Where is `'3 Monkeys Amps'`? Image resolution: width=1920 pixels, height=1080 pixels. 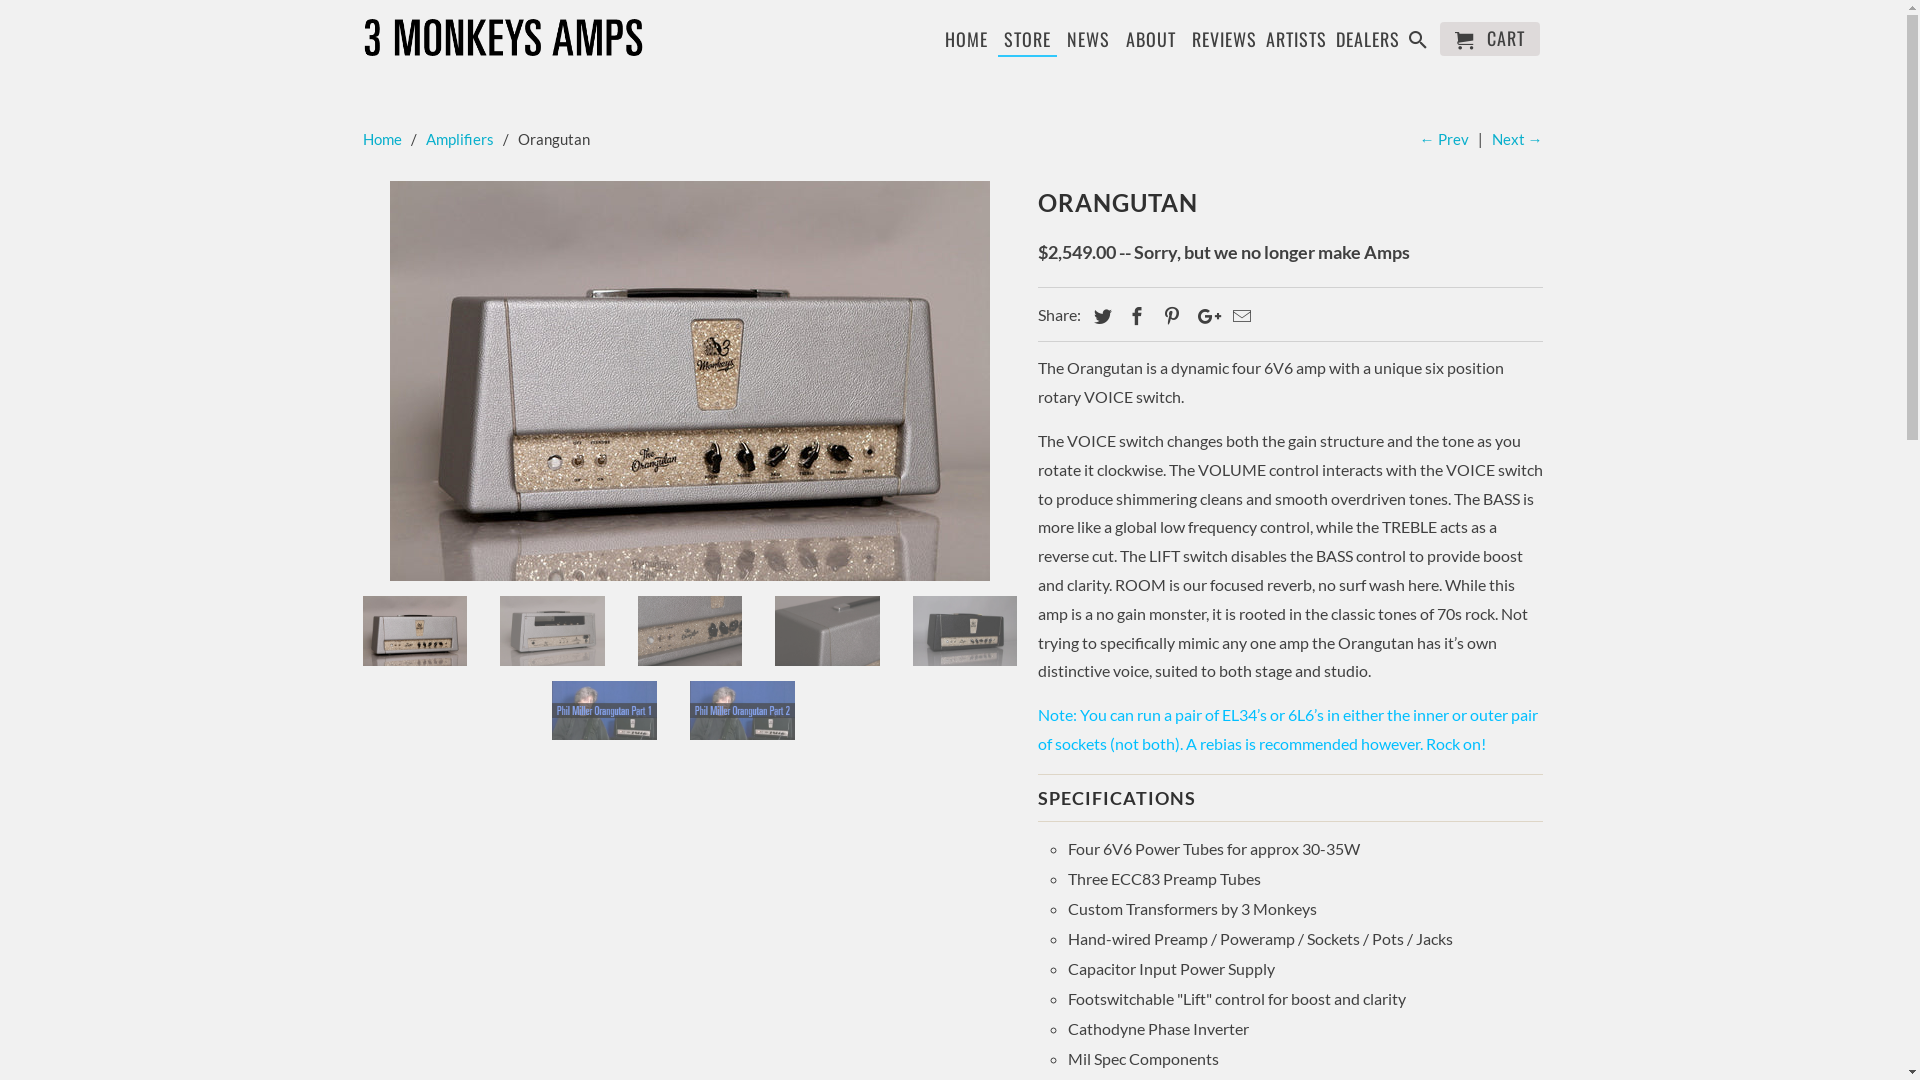
'3 Monkeys Amps' is located at coordinates (502, 35).